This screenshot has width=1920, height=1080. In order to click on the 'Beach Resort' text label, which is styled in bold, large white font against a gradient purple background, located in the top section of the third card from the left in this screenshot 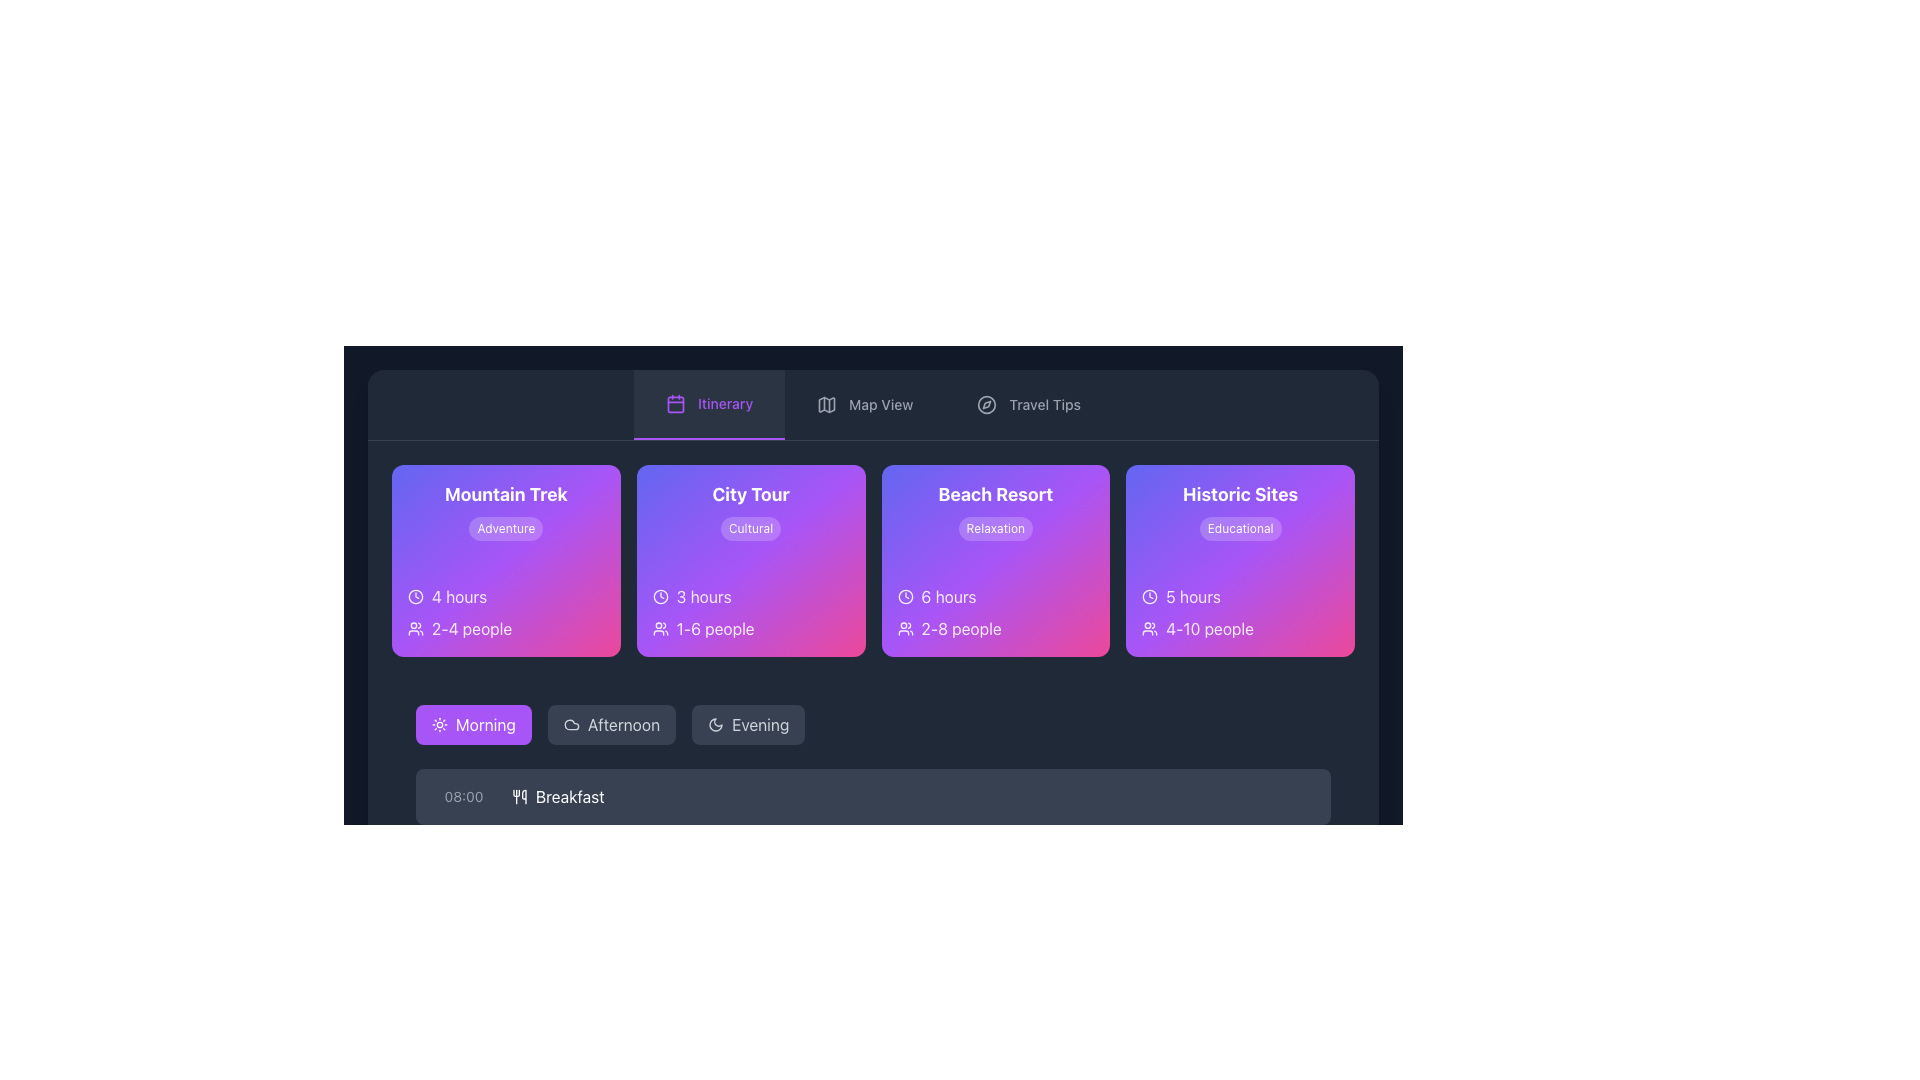, I will do `click(995, 494)`.